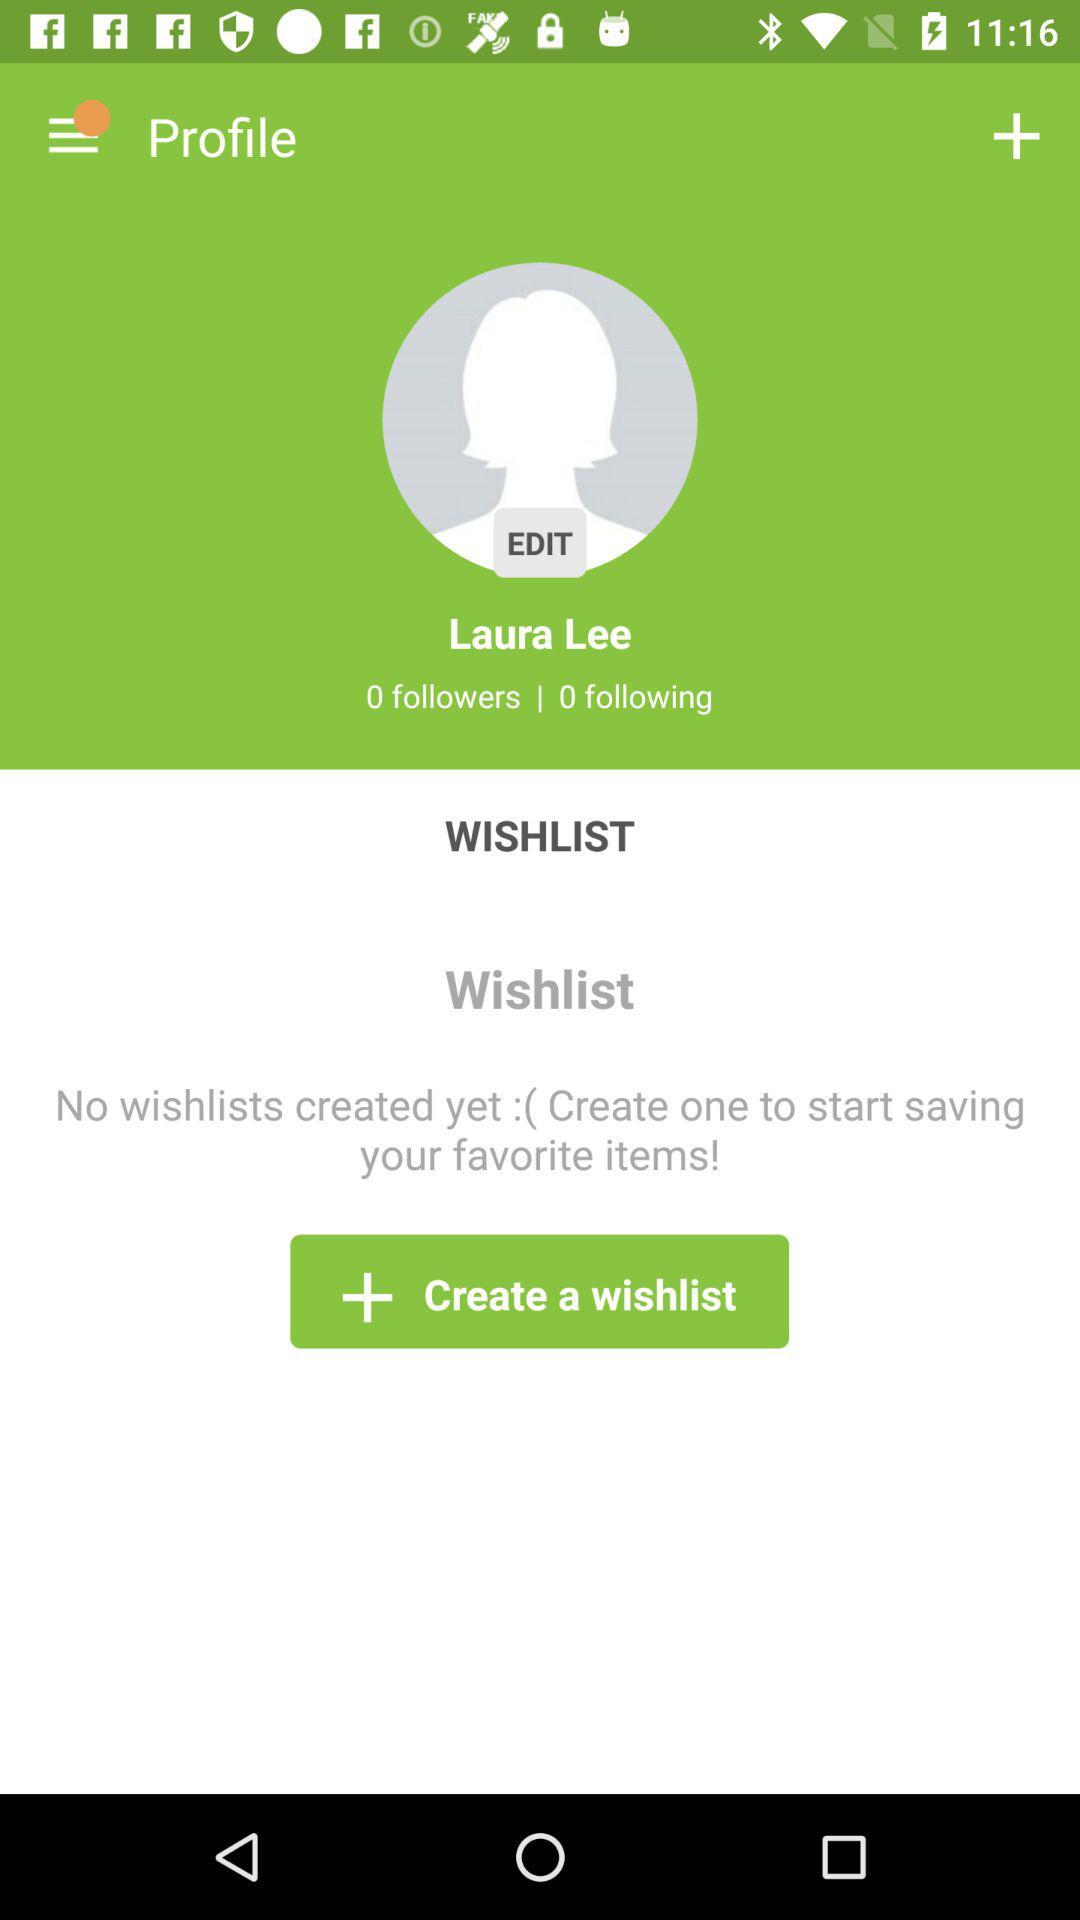  I want to click on the icon above wishlist item, so click(72, 135).